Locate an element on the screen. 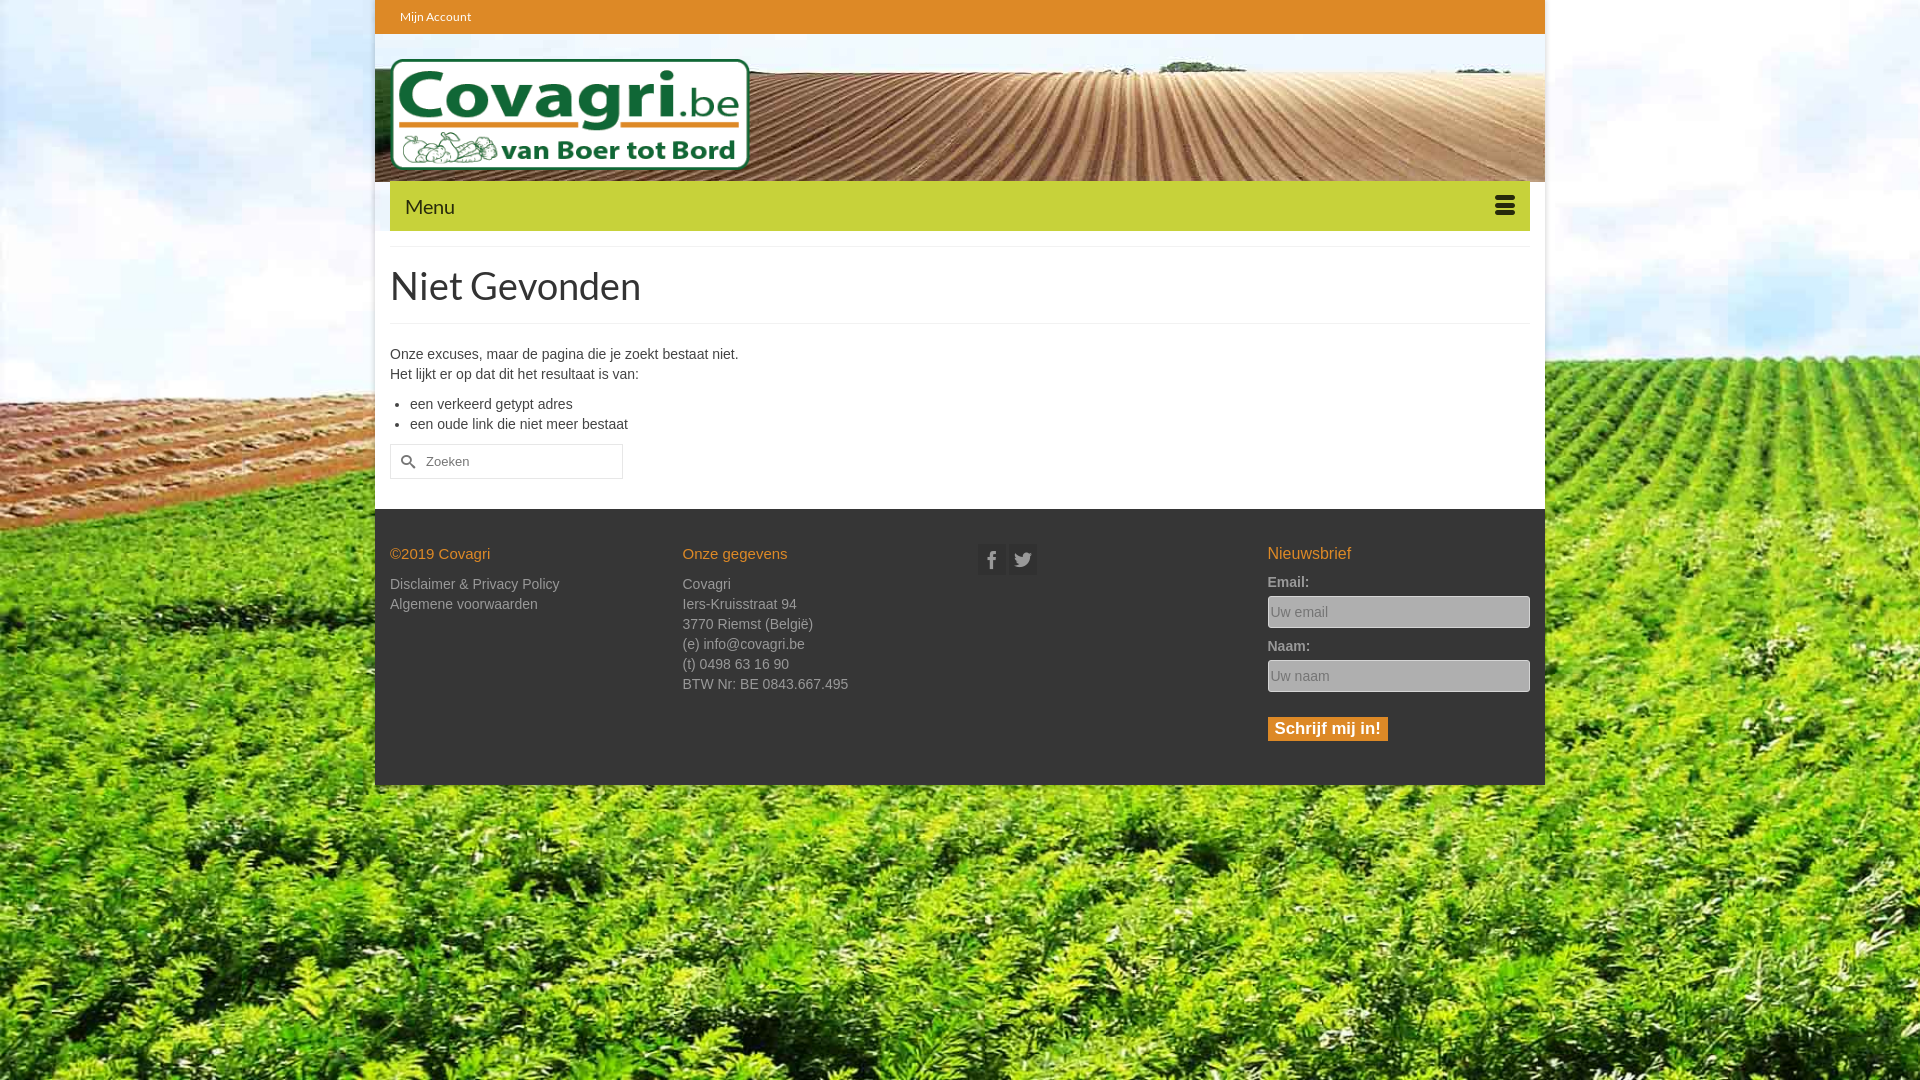 The height and width of the screenshot is (1080, 1920). 'Mijn Account' is located at coordinates (434, 16).